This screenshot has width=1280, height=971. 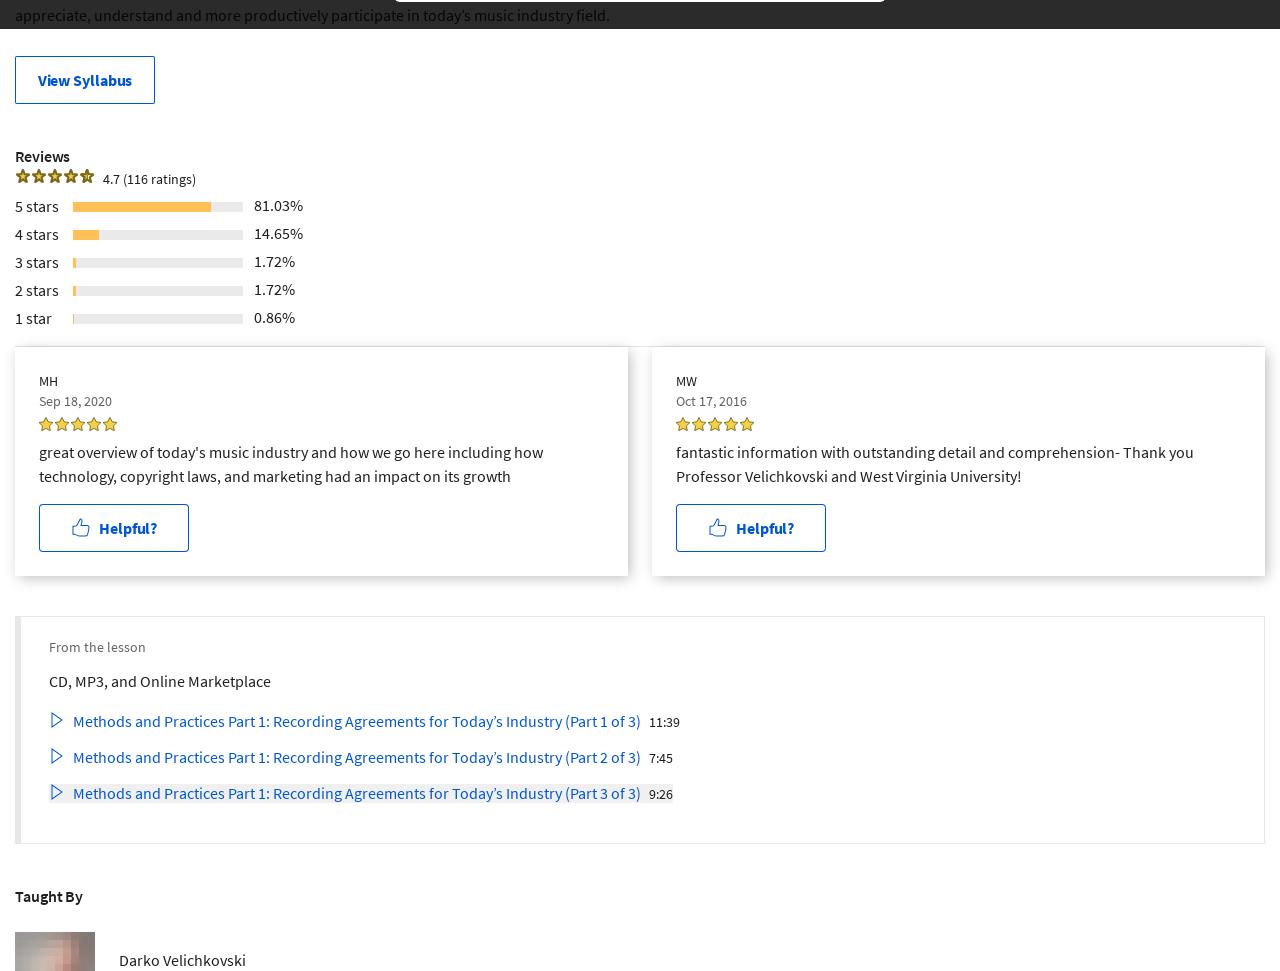 What do you see at coordinates (648, 756) in the screenshot?
I see `'7:45'` at bounding box center [648, 756].